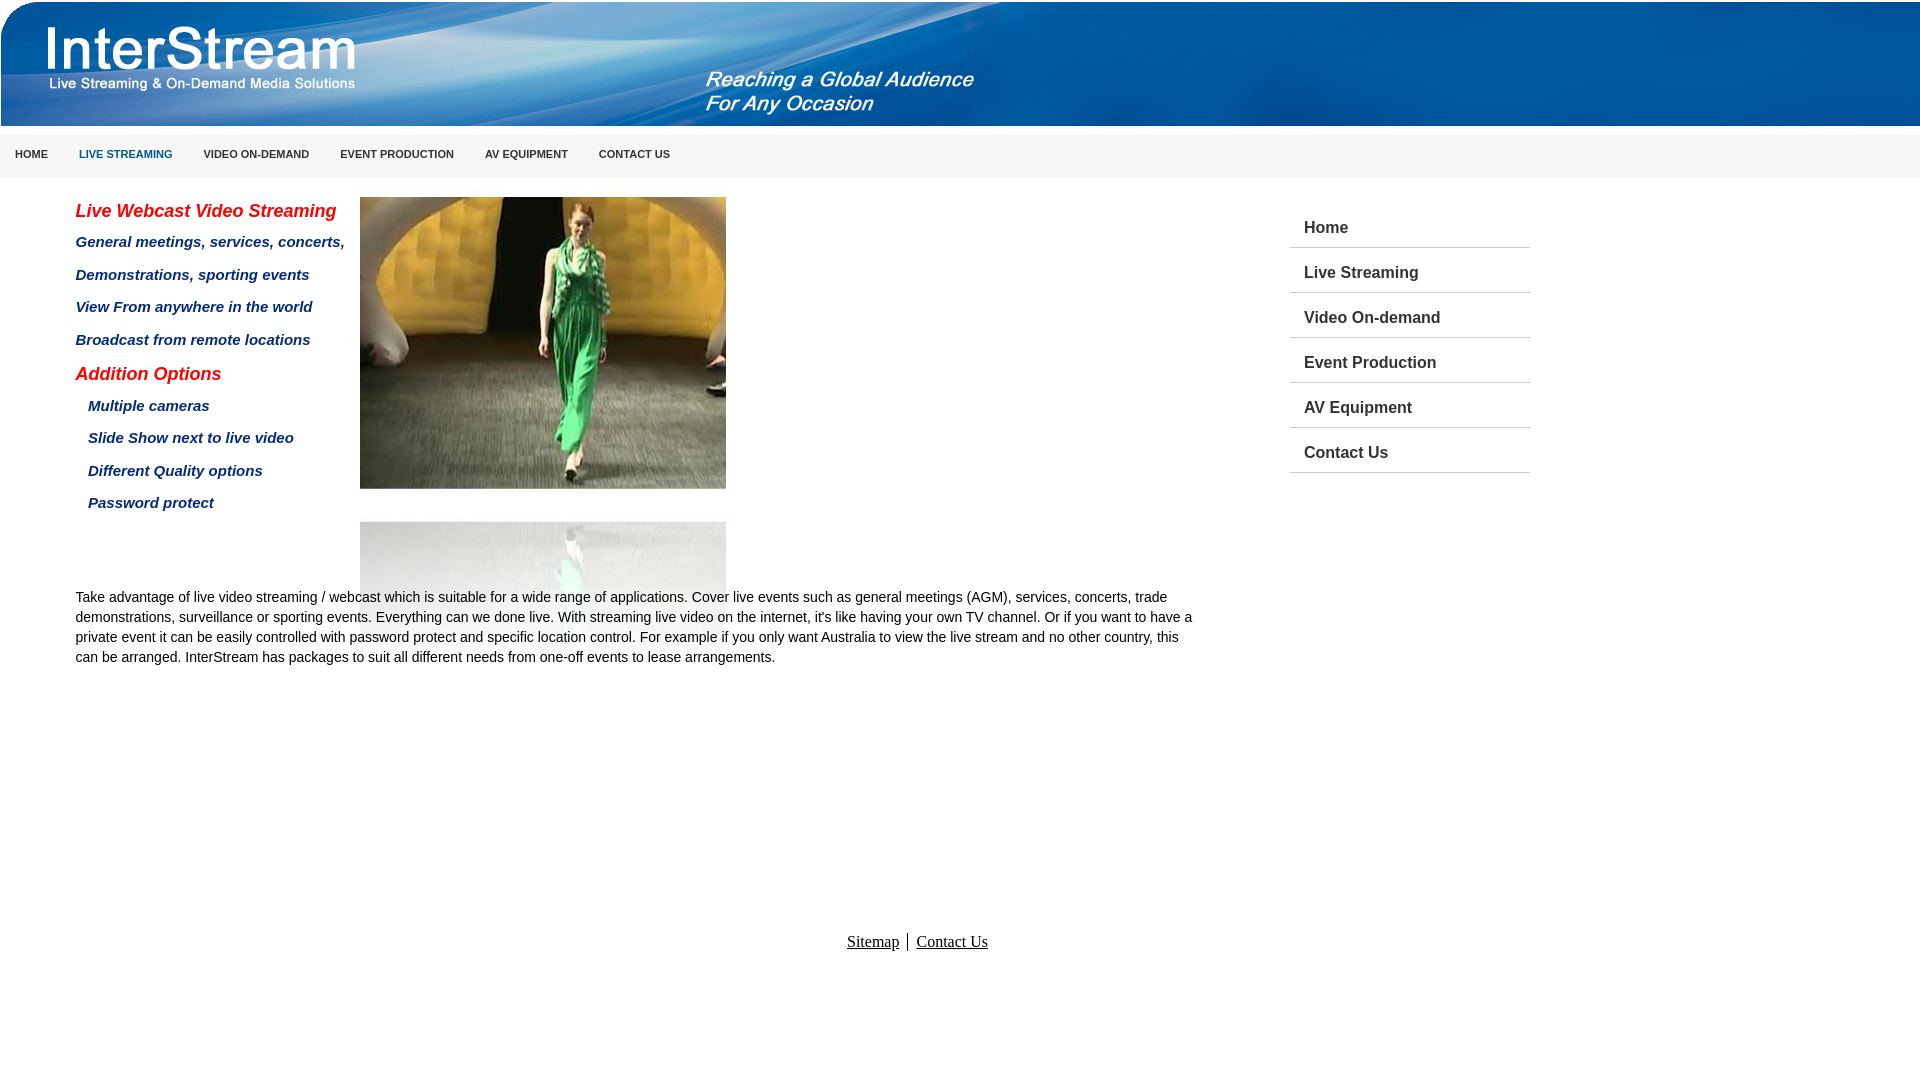 This screenshot has height=1080, width=1920. What do you see at coordinates (873, 941) in the screenshot?
I see `'Sitemap'` at bounding box center [873, 941].